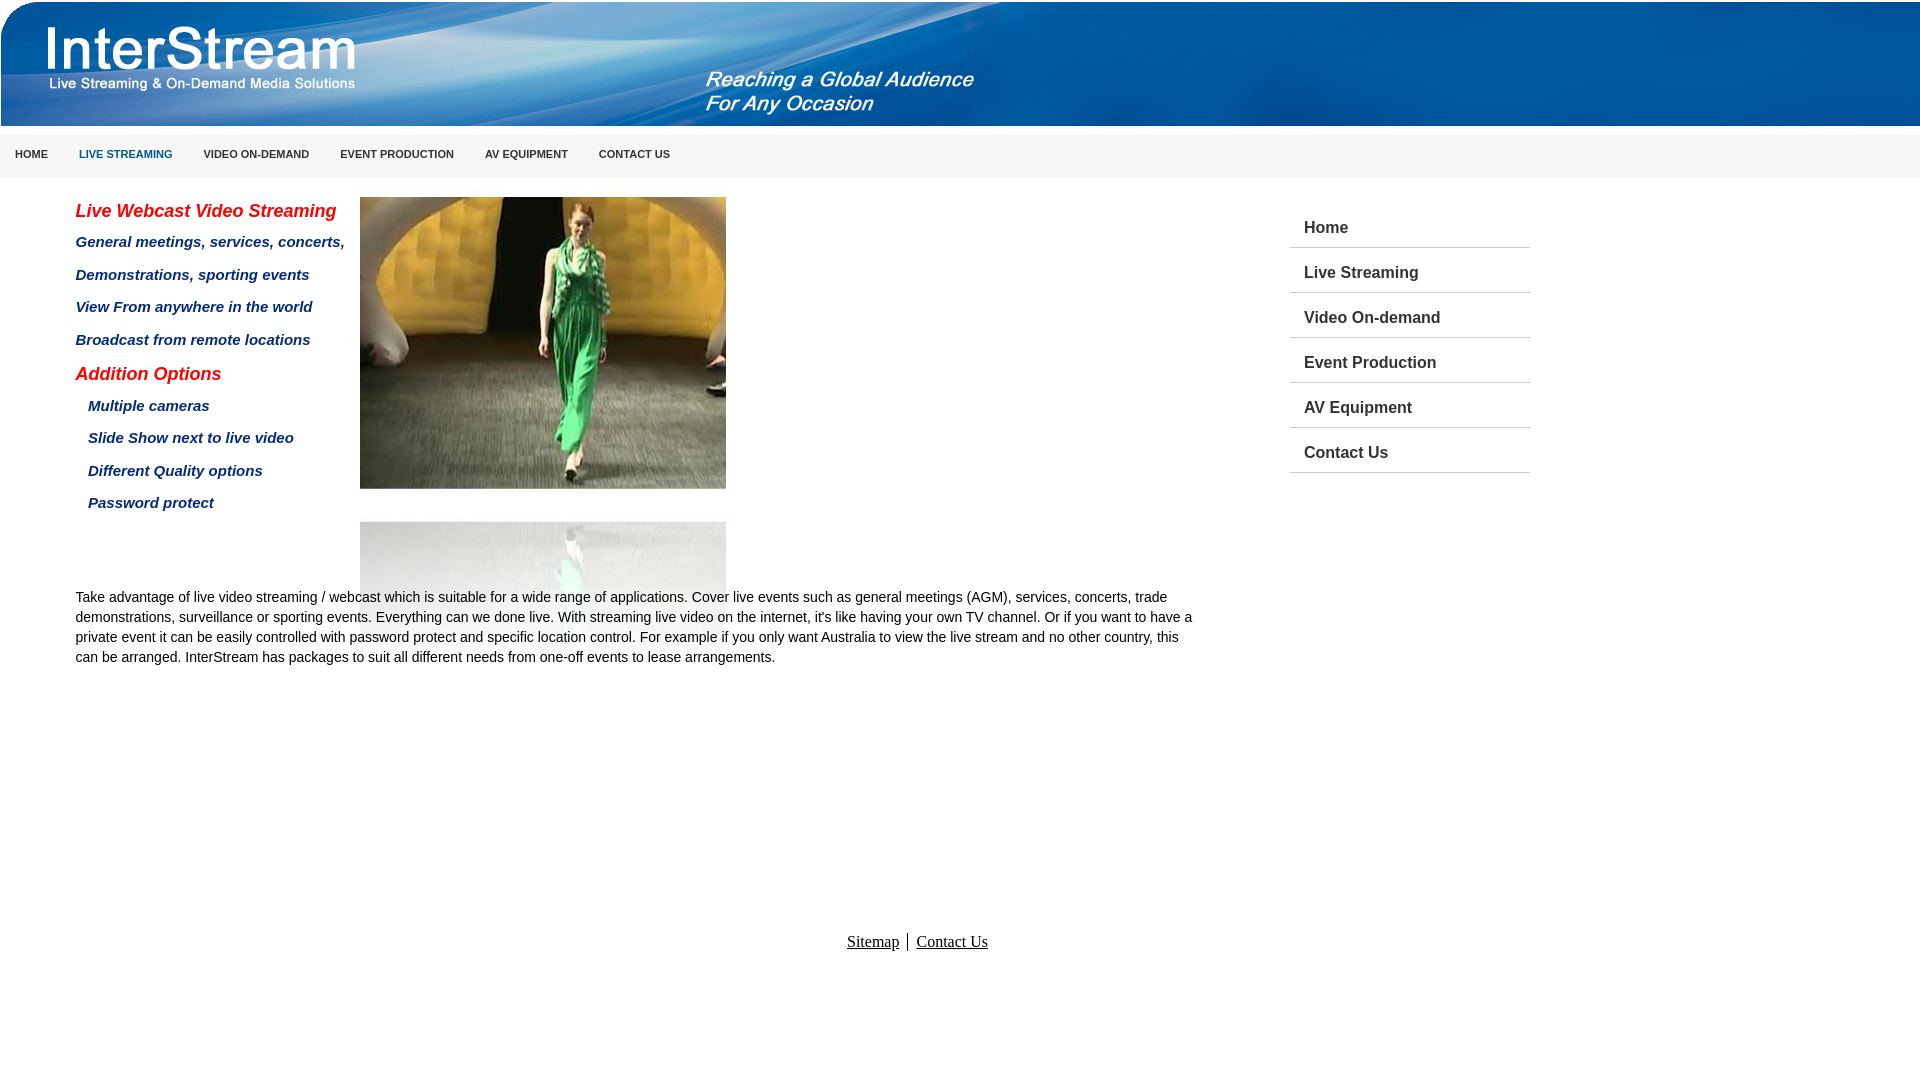 This screenshot has height=1080, width=1920. What do you see at coordinates (873, 941) in the screenshot?
I see `'Sitemap'` at bounding box center [873, 941].